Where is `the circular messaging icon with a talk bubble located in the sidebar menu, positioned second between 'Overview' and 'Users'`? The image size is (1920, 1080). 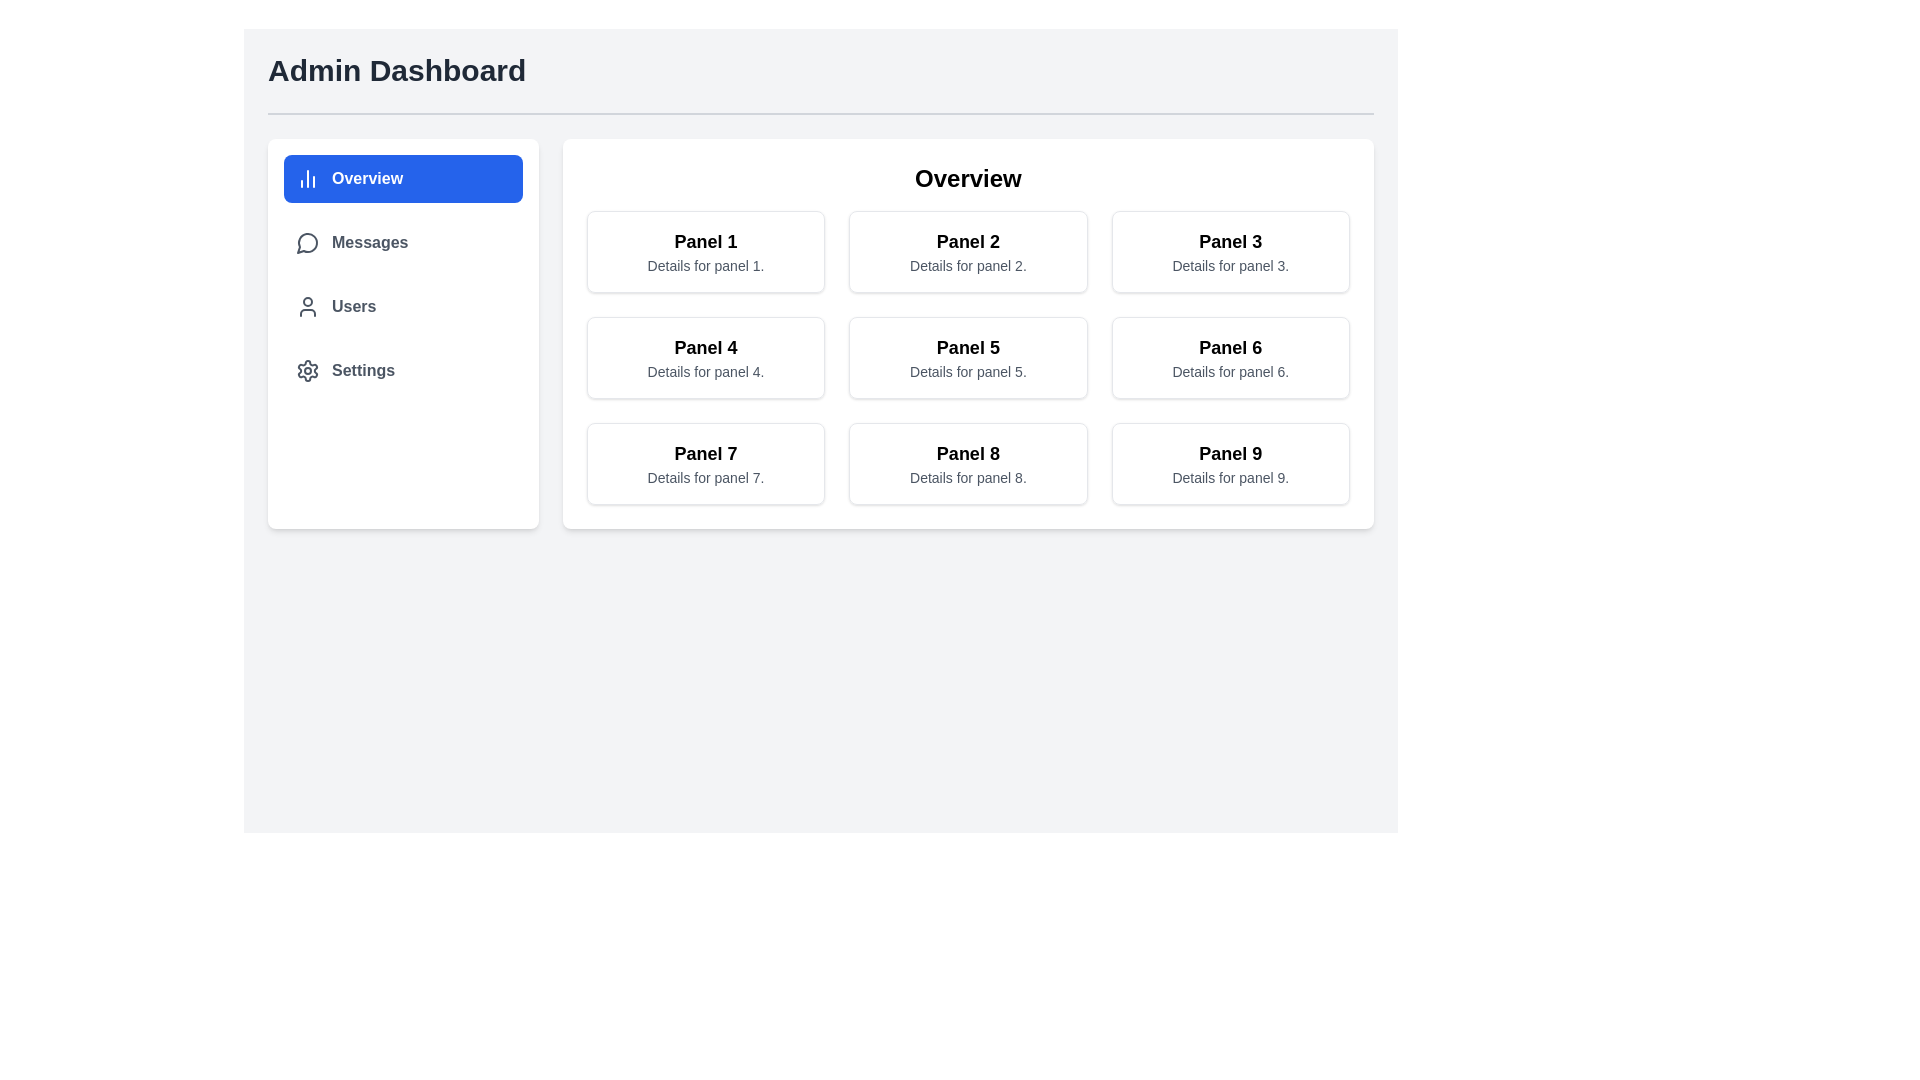 the circular messaging icon with a talk bubble located in the sidebar menu, positioned second between 'Overview' and 'Users' is located at coordinates (306, 242).